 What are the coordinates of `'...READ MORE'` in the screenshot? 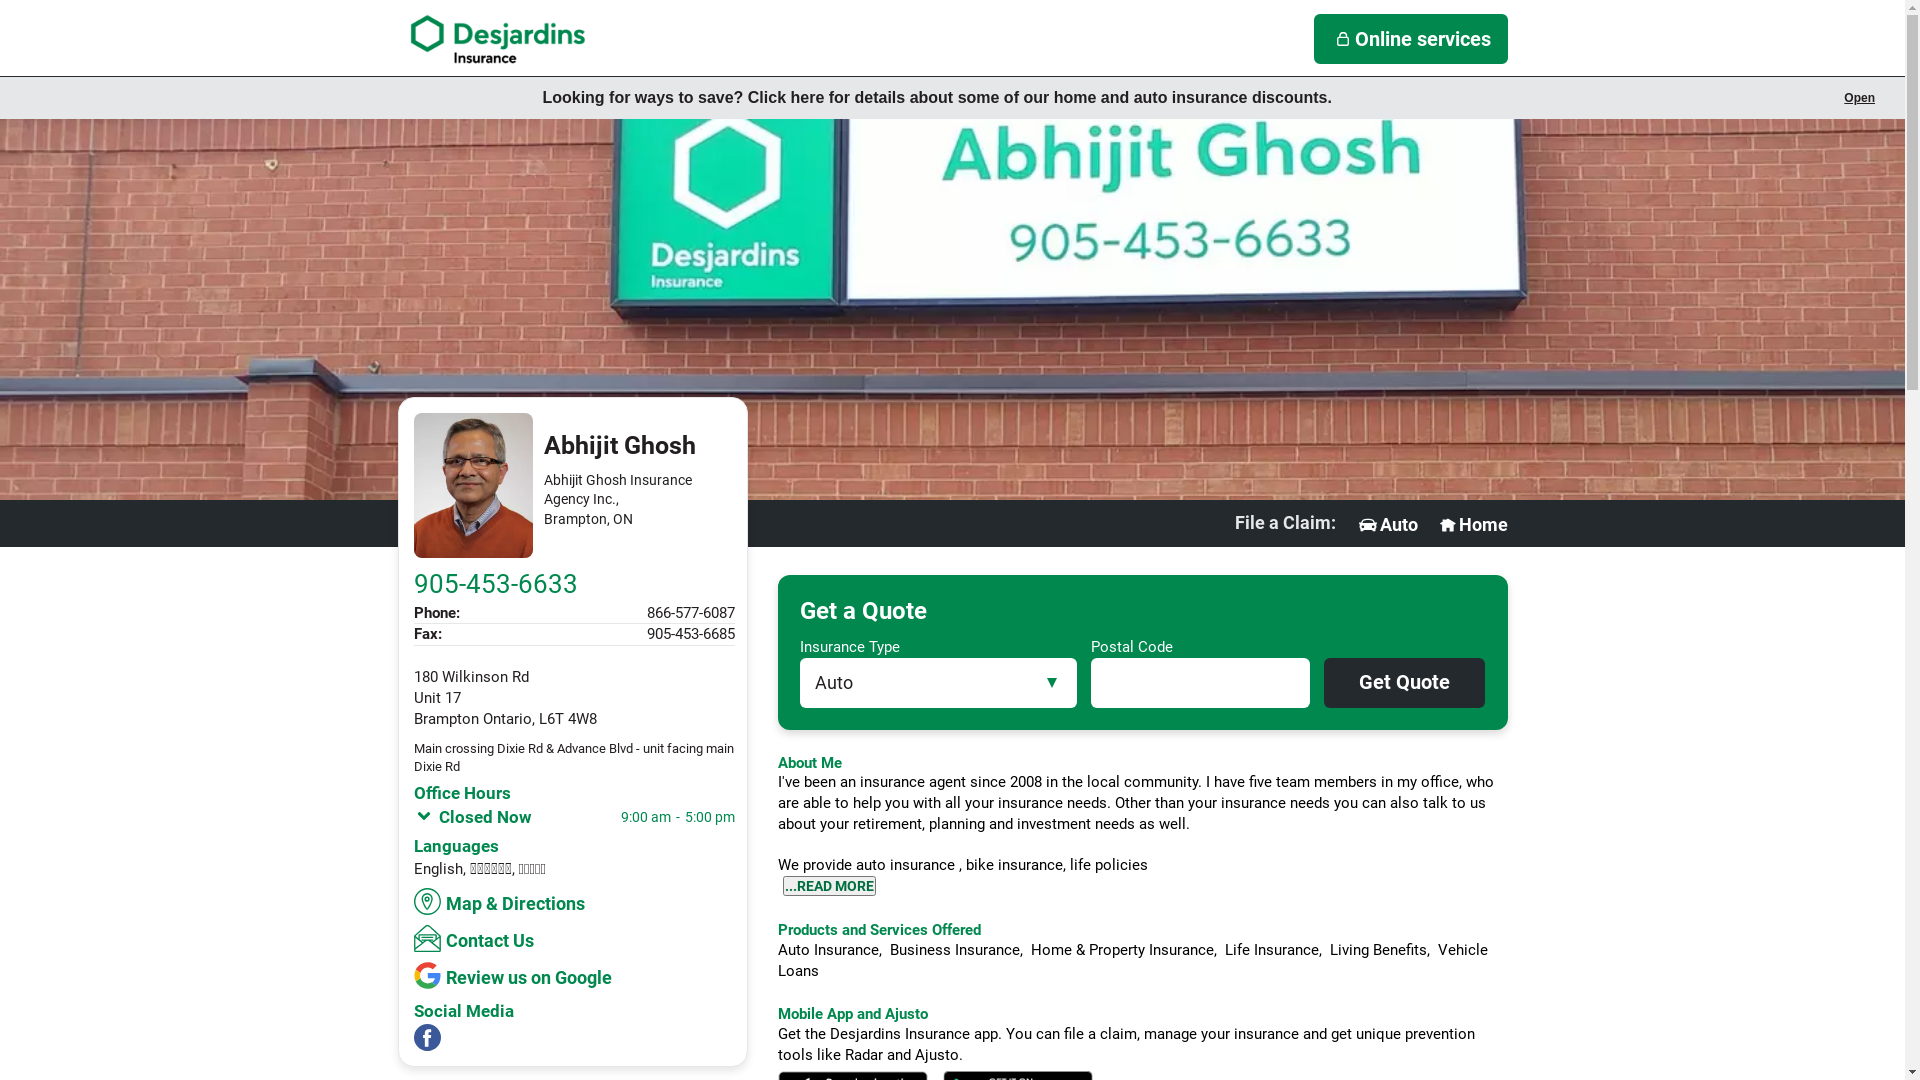 It's located at (828, 885).